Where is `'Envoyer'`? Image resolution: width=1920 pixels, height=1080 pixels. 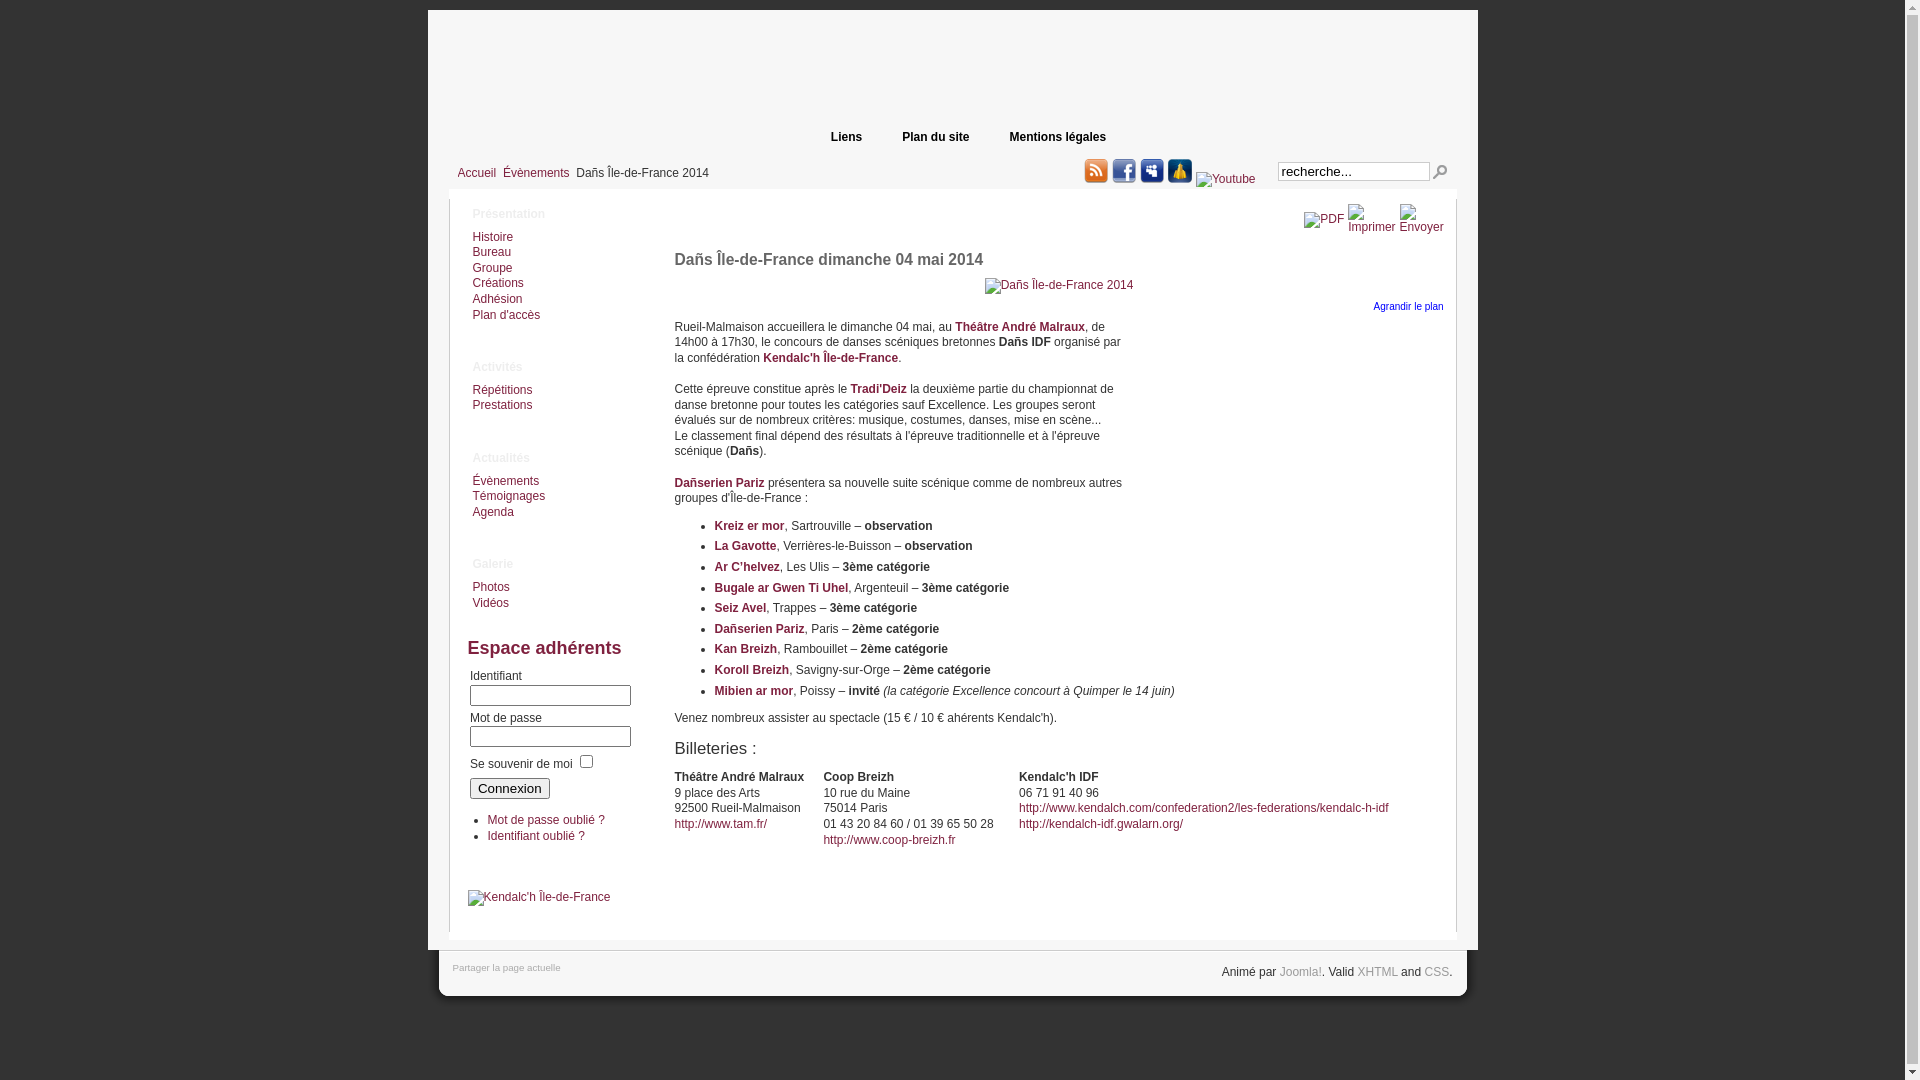 'Envoyer' is located at coordinates (1399, 226).